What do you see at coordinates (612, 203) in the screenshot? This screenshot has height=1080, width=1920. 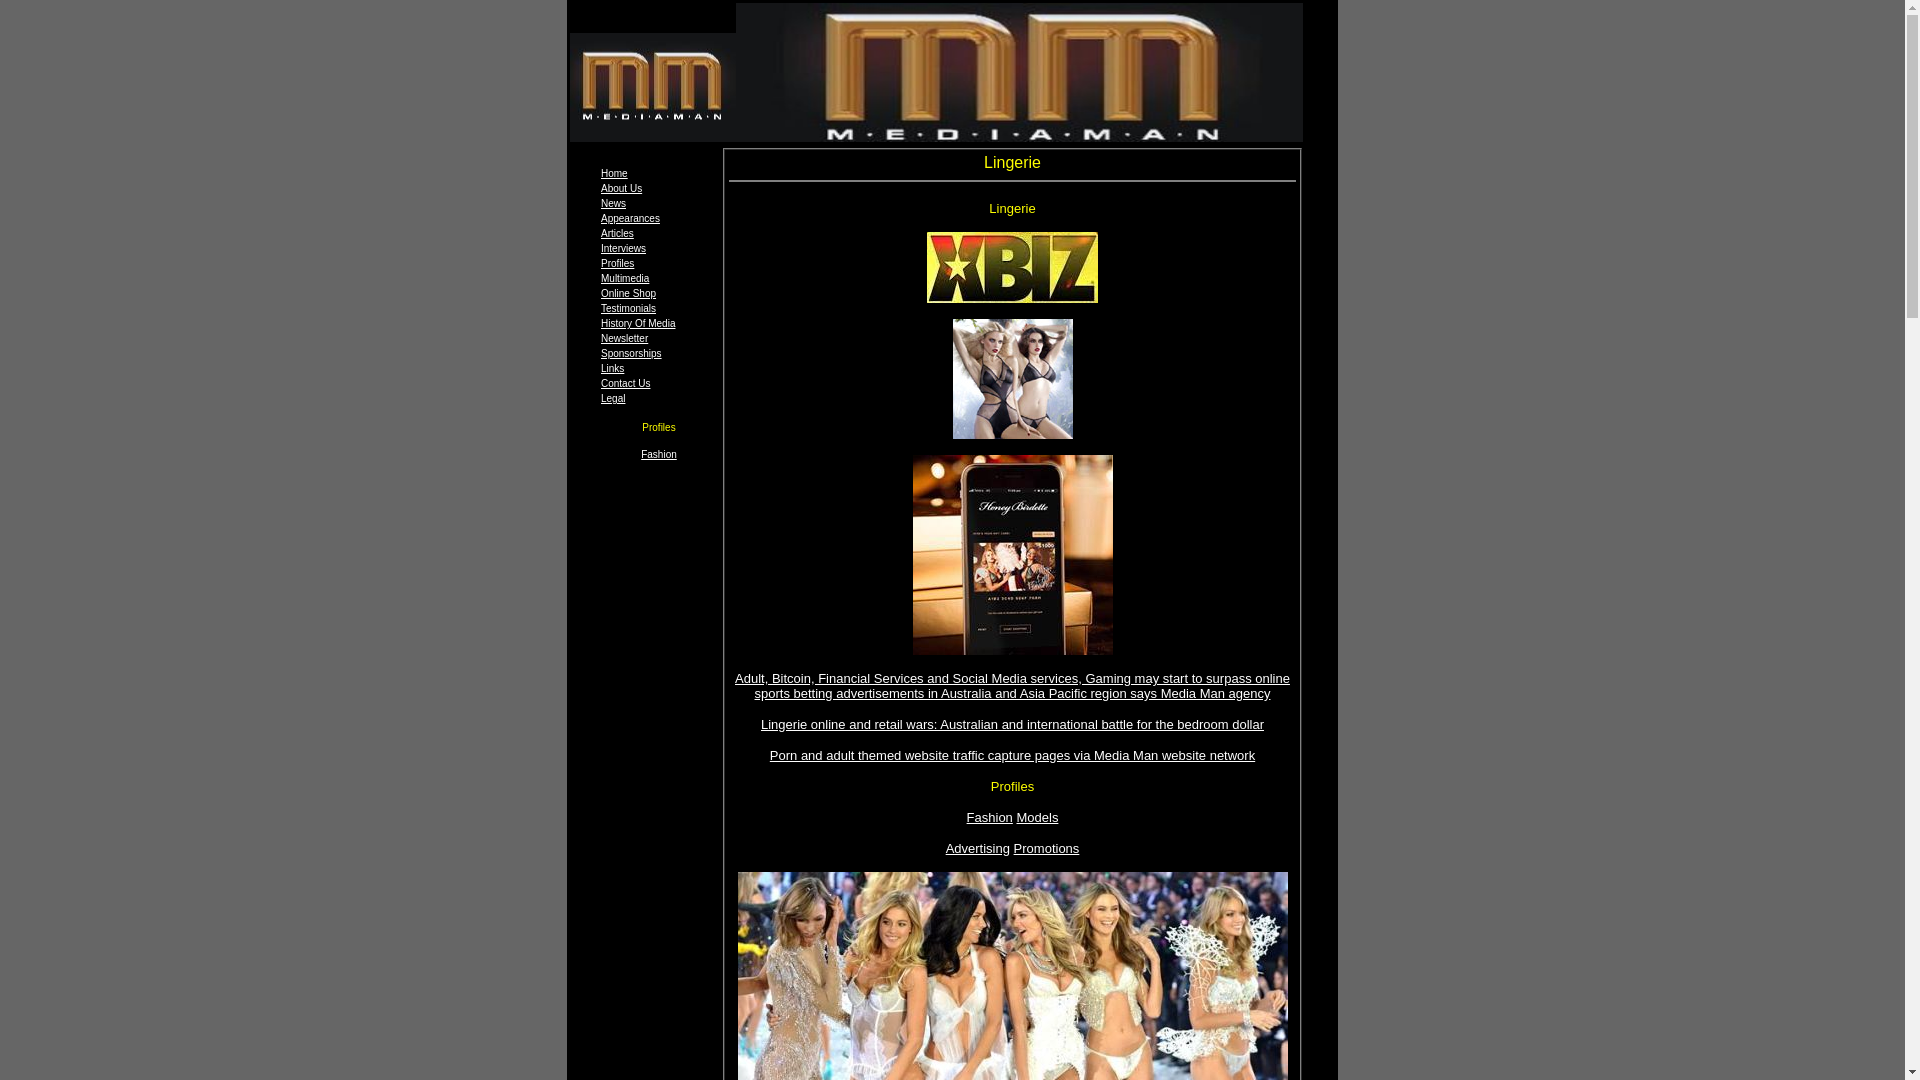 I see `'News'` at bounding box center [612, 203].